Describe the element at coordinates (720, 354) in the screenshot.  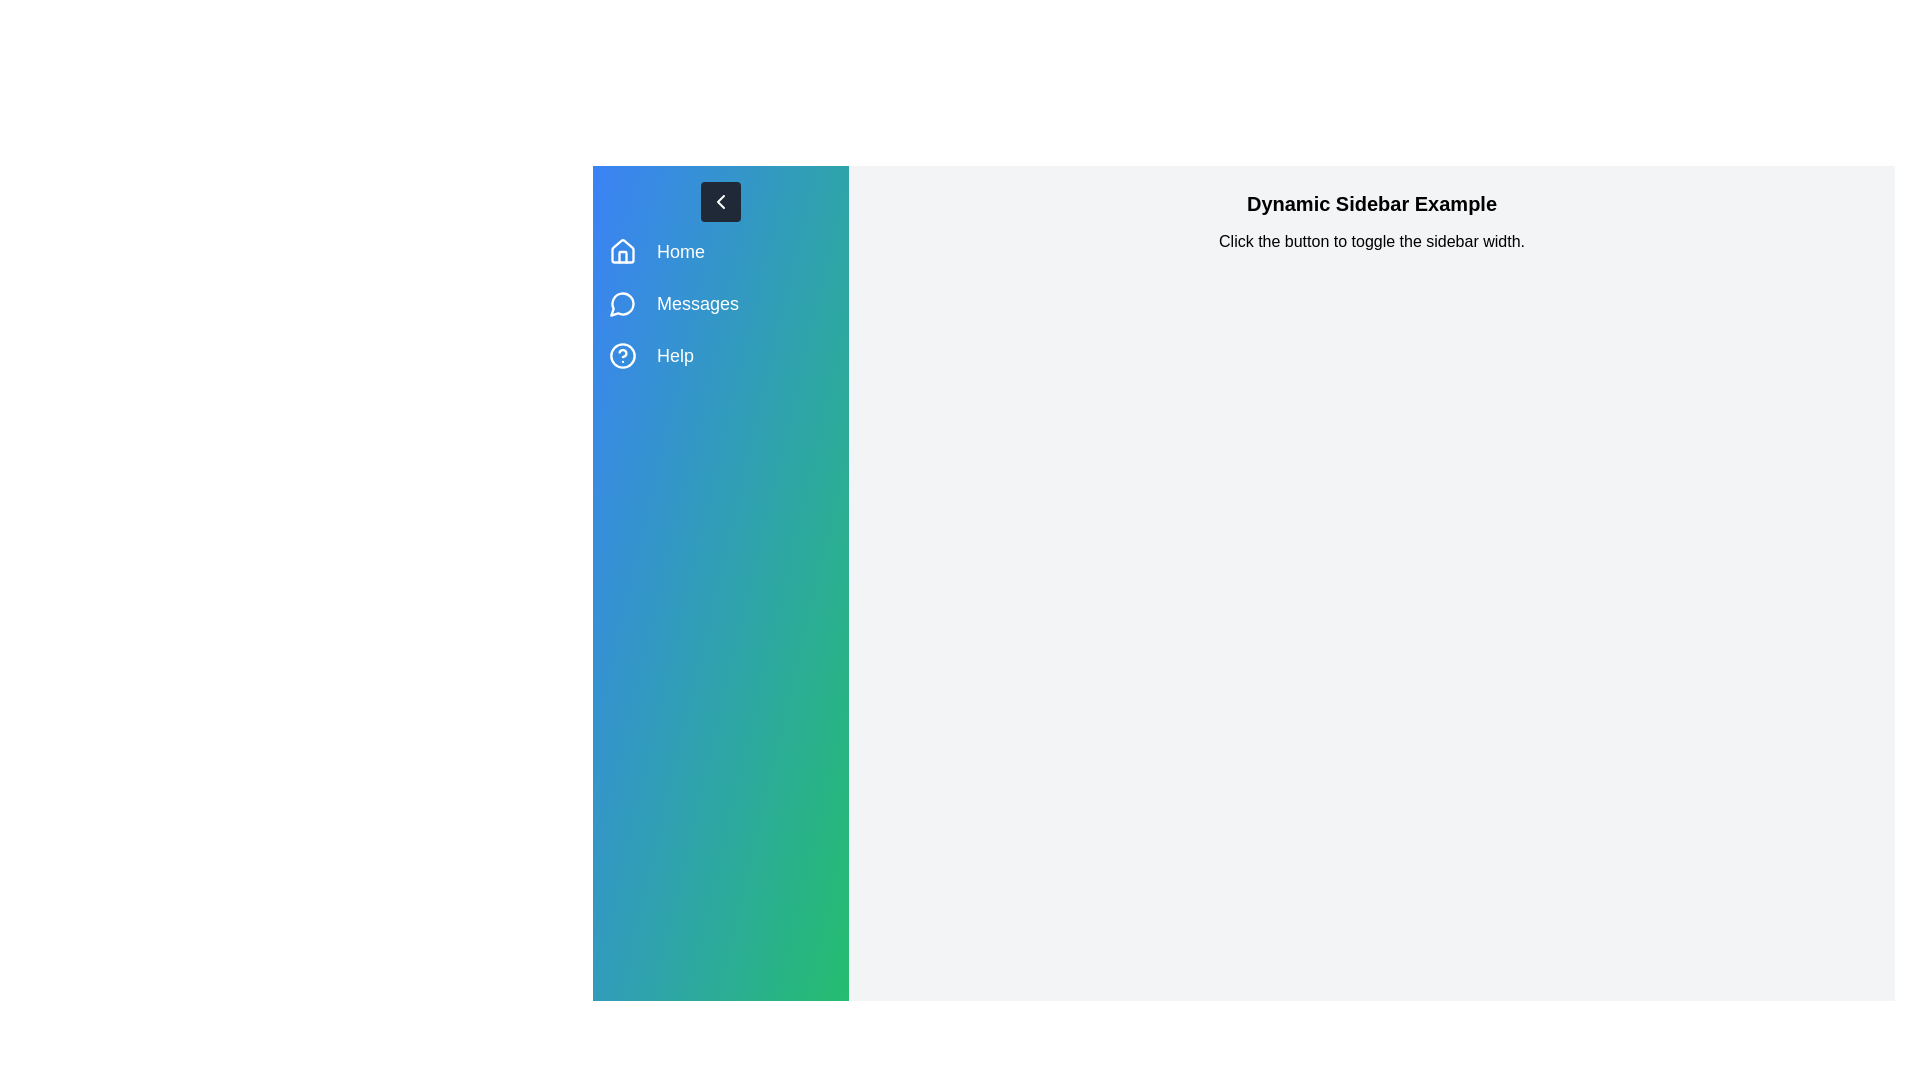
I see `the menu item Help from the sidebar` at that location.